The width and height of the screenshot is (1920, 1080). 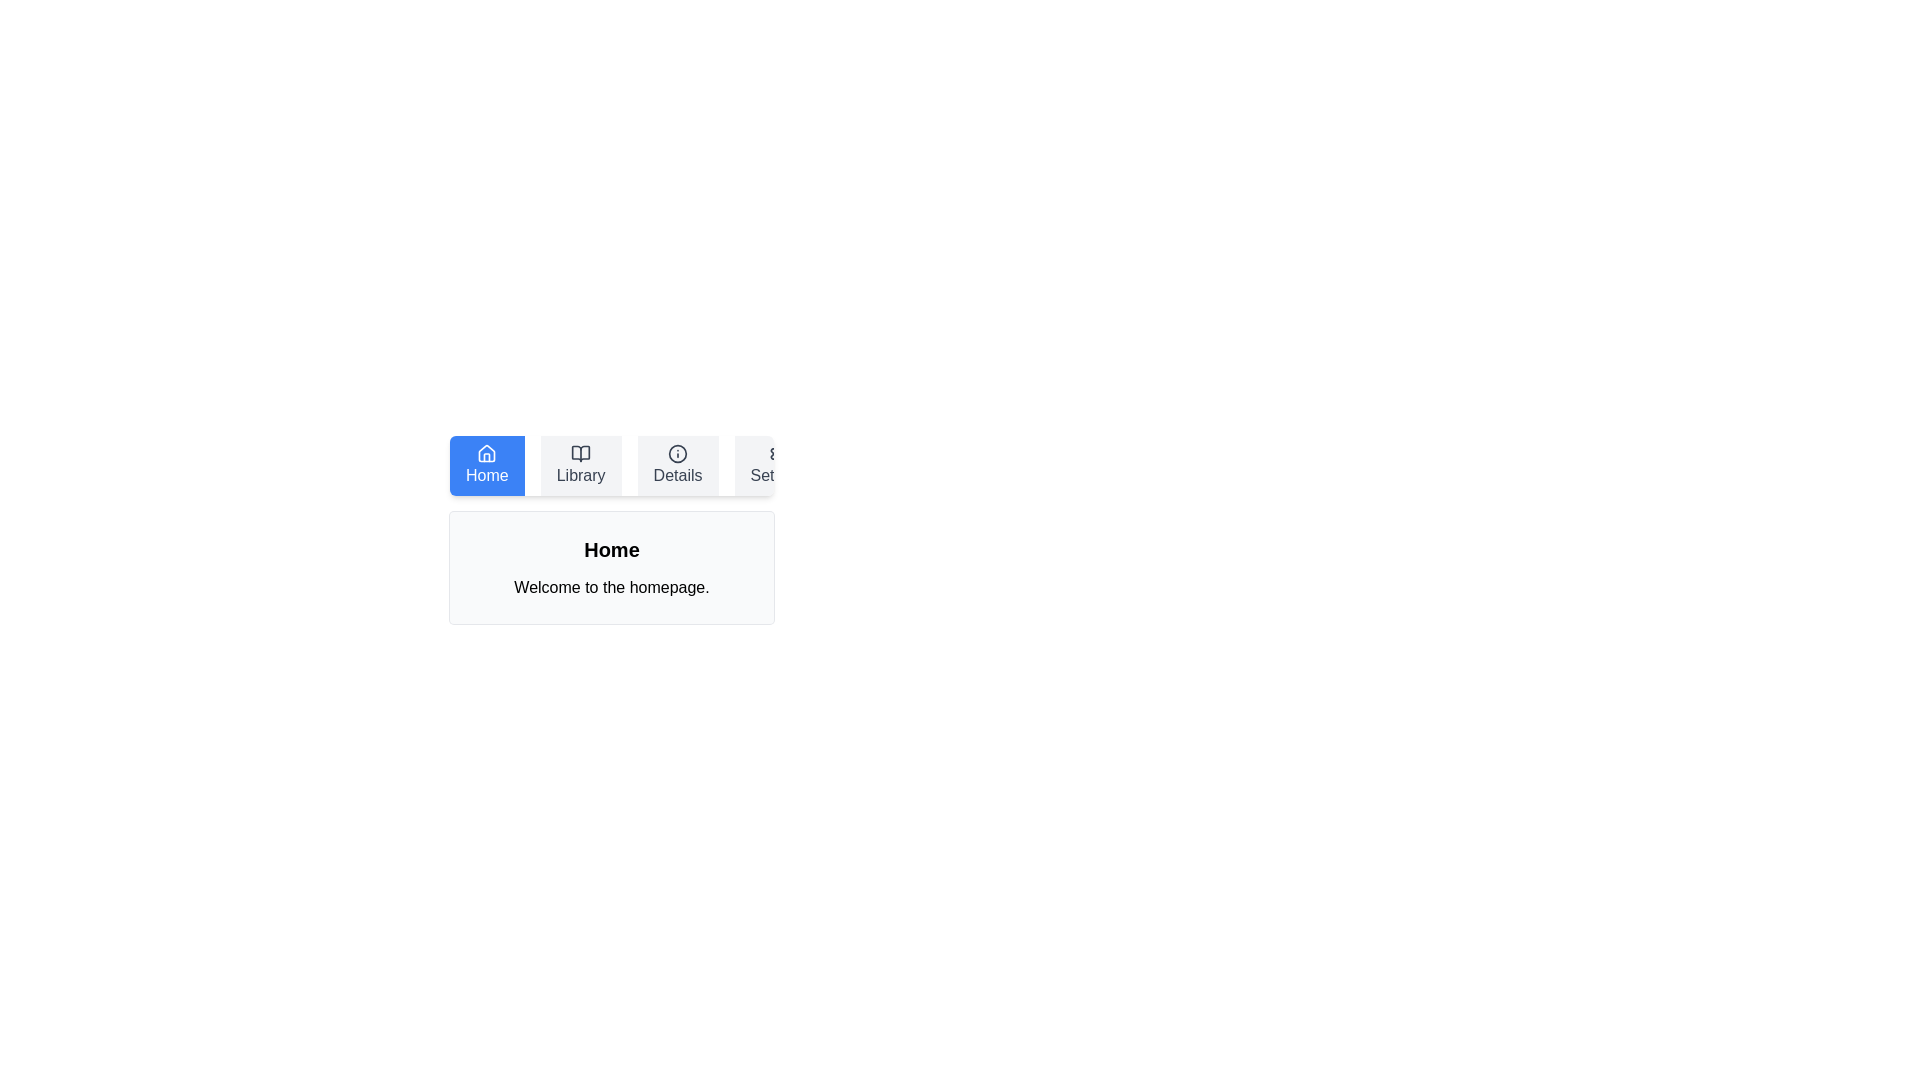 What do you see at coordinates (677, 466) in the screenshot?
I see `the Details tab to navigate to its section` at bounding box center [677, 466].